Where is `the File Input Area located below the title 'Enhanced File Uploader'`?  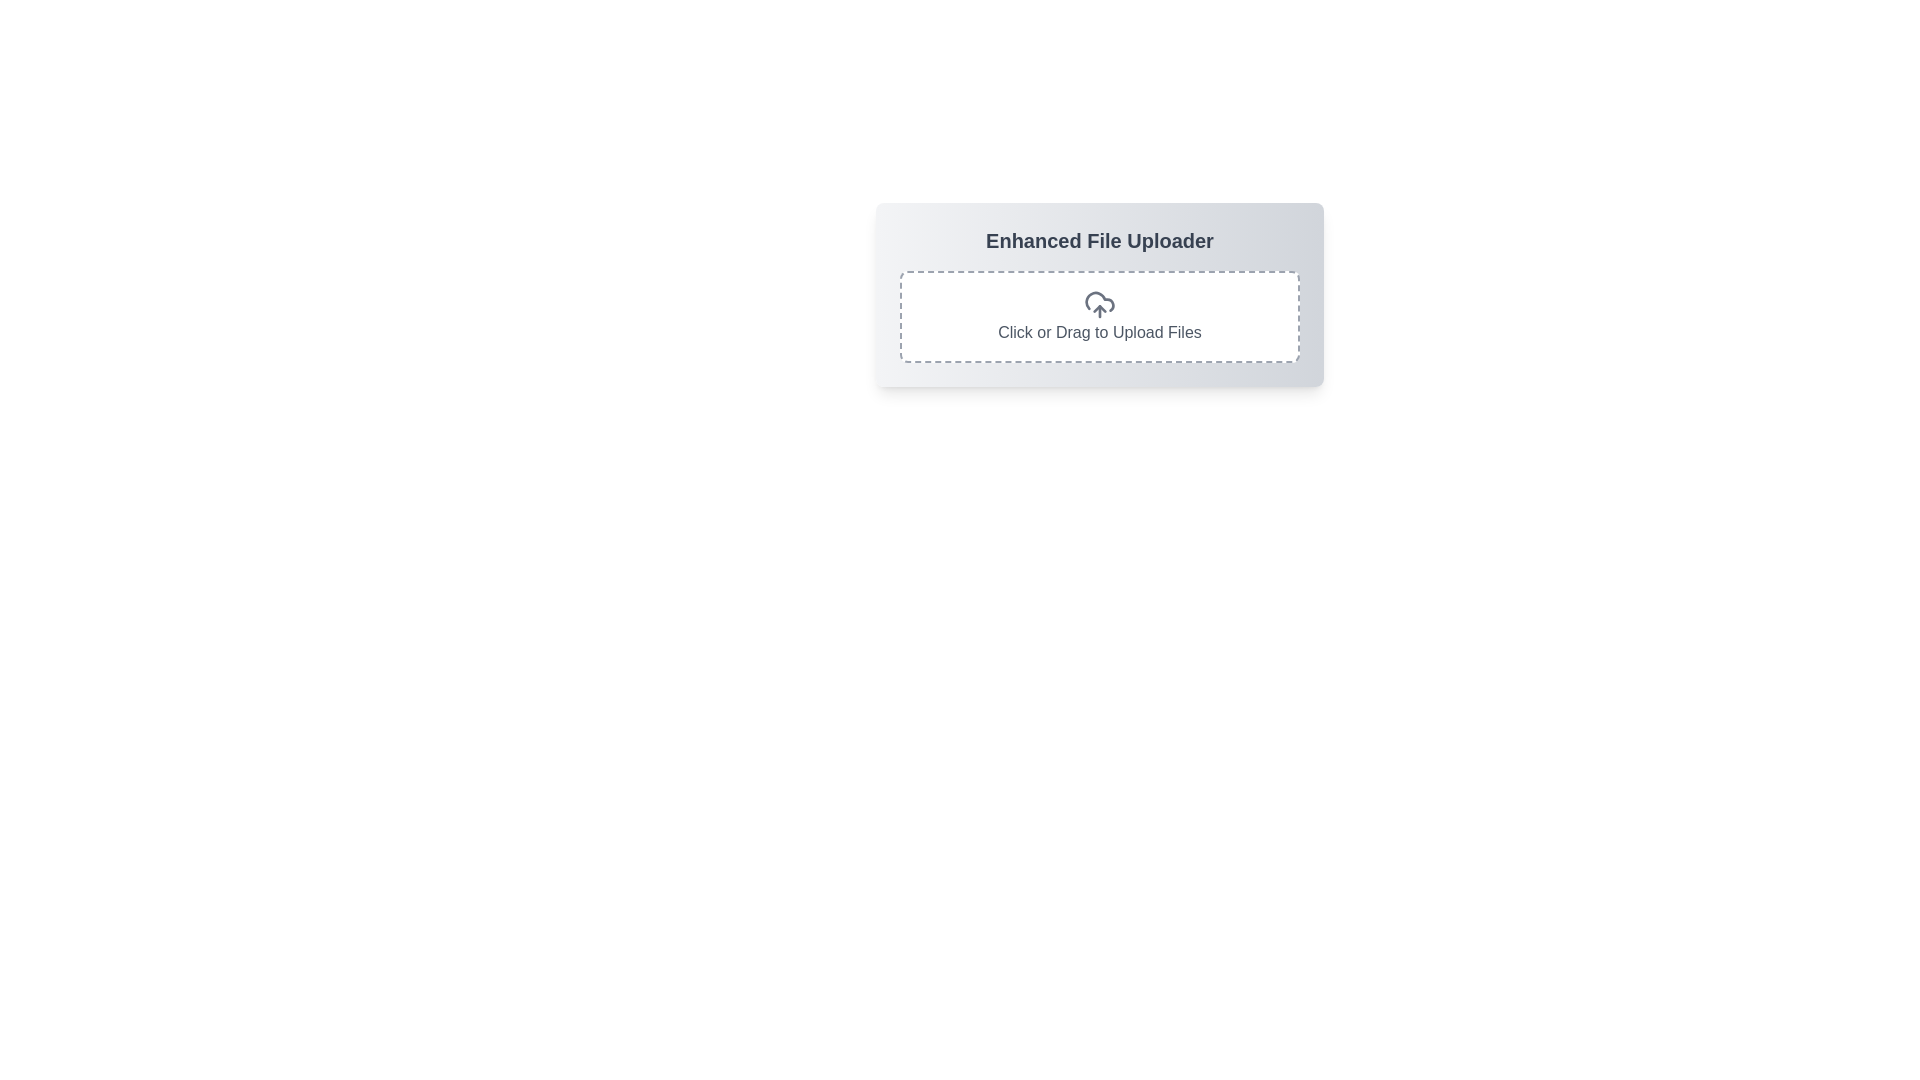
the File Input Area located below the title 'Enhanced File Uploader' is located at coordinates (1098, 315).